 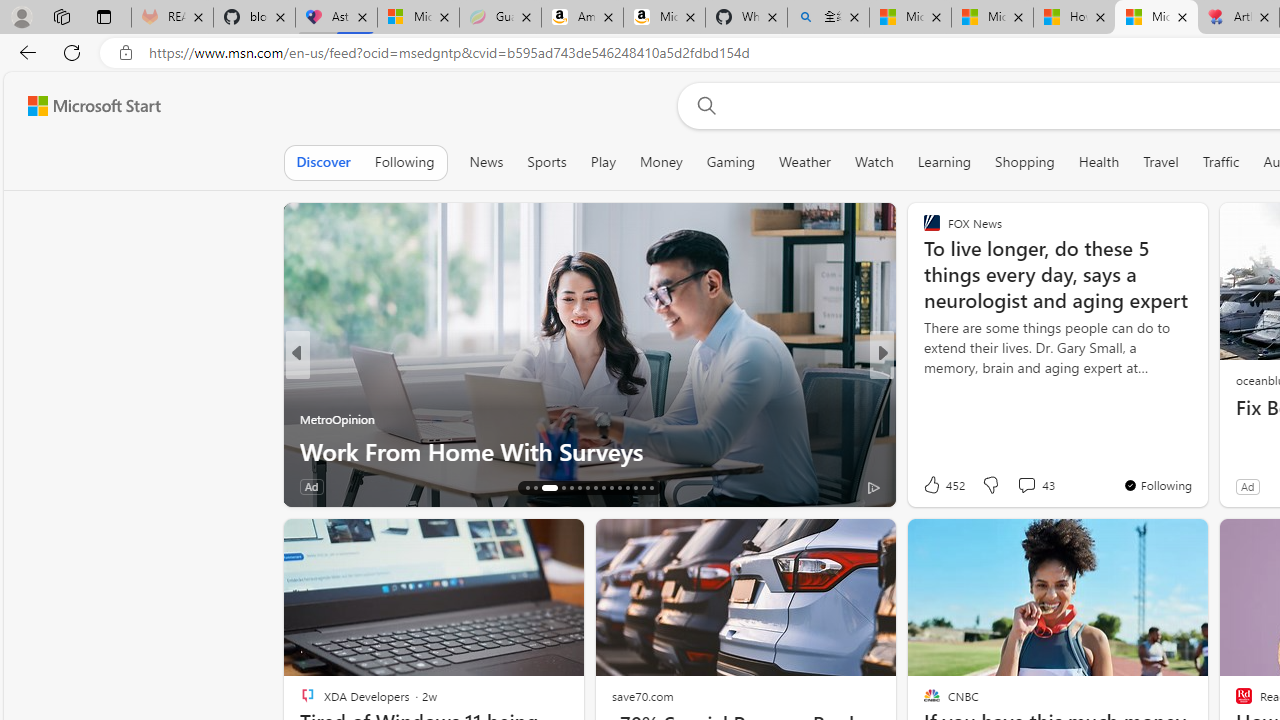 I want to click on '2k Like', so click(x=932, y=486).